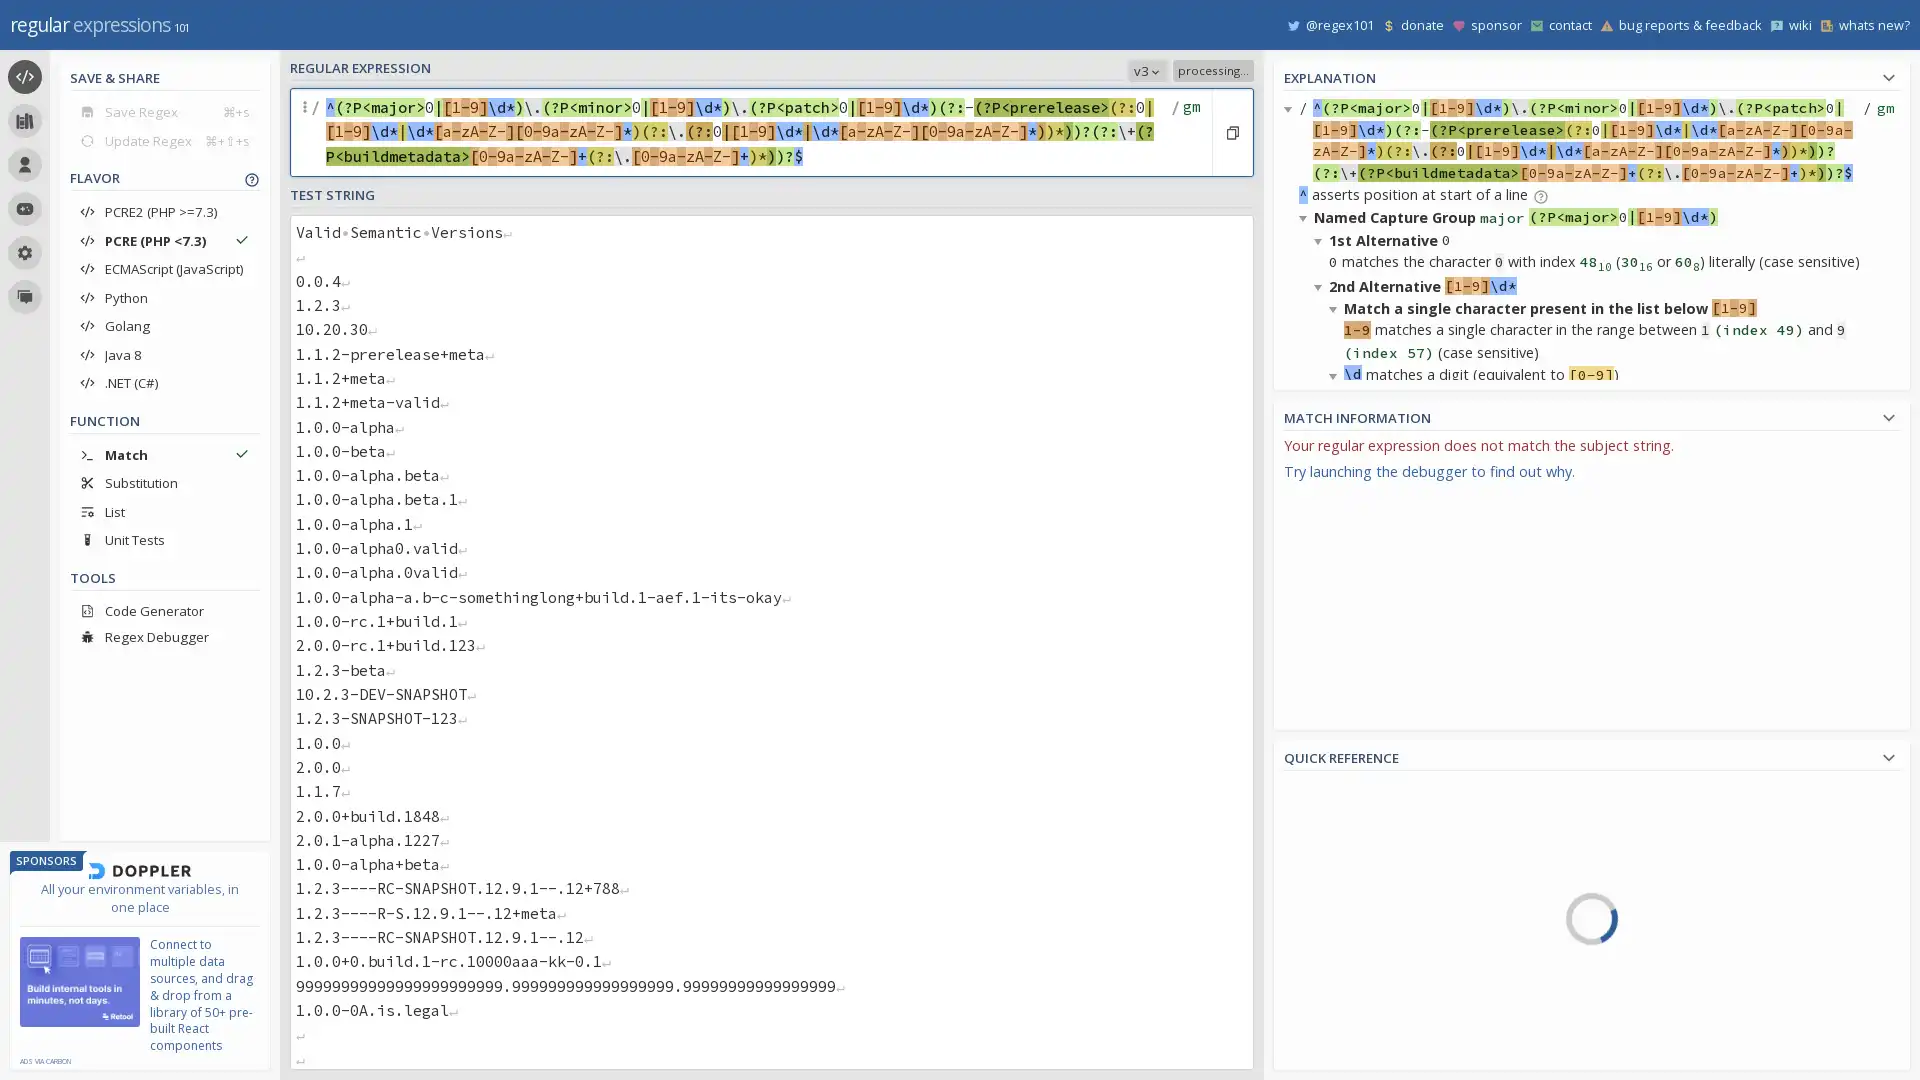 The width and height of the screenshot is (1920, 1080). Describe the element at coordinates (1691, 1019) in the screenshot. I see `Any non-whitespace character \S` at that location.